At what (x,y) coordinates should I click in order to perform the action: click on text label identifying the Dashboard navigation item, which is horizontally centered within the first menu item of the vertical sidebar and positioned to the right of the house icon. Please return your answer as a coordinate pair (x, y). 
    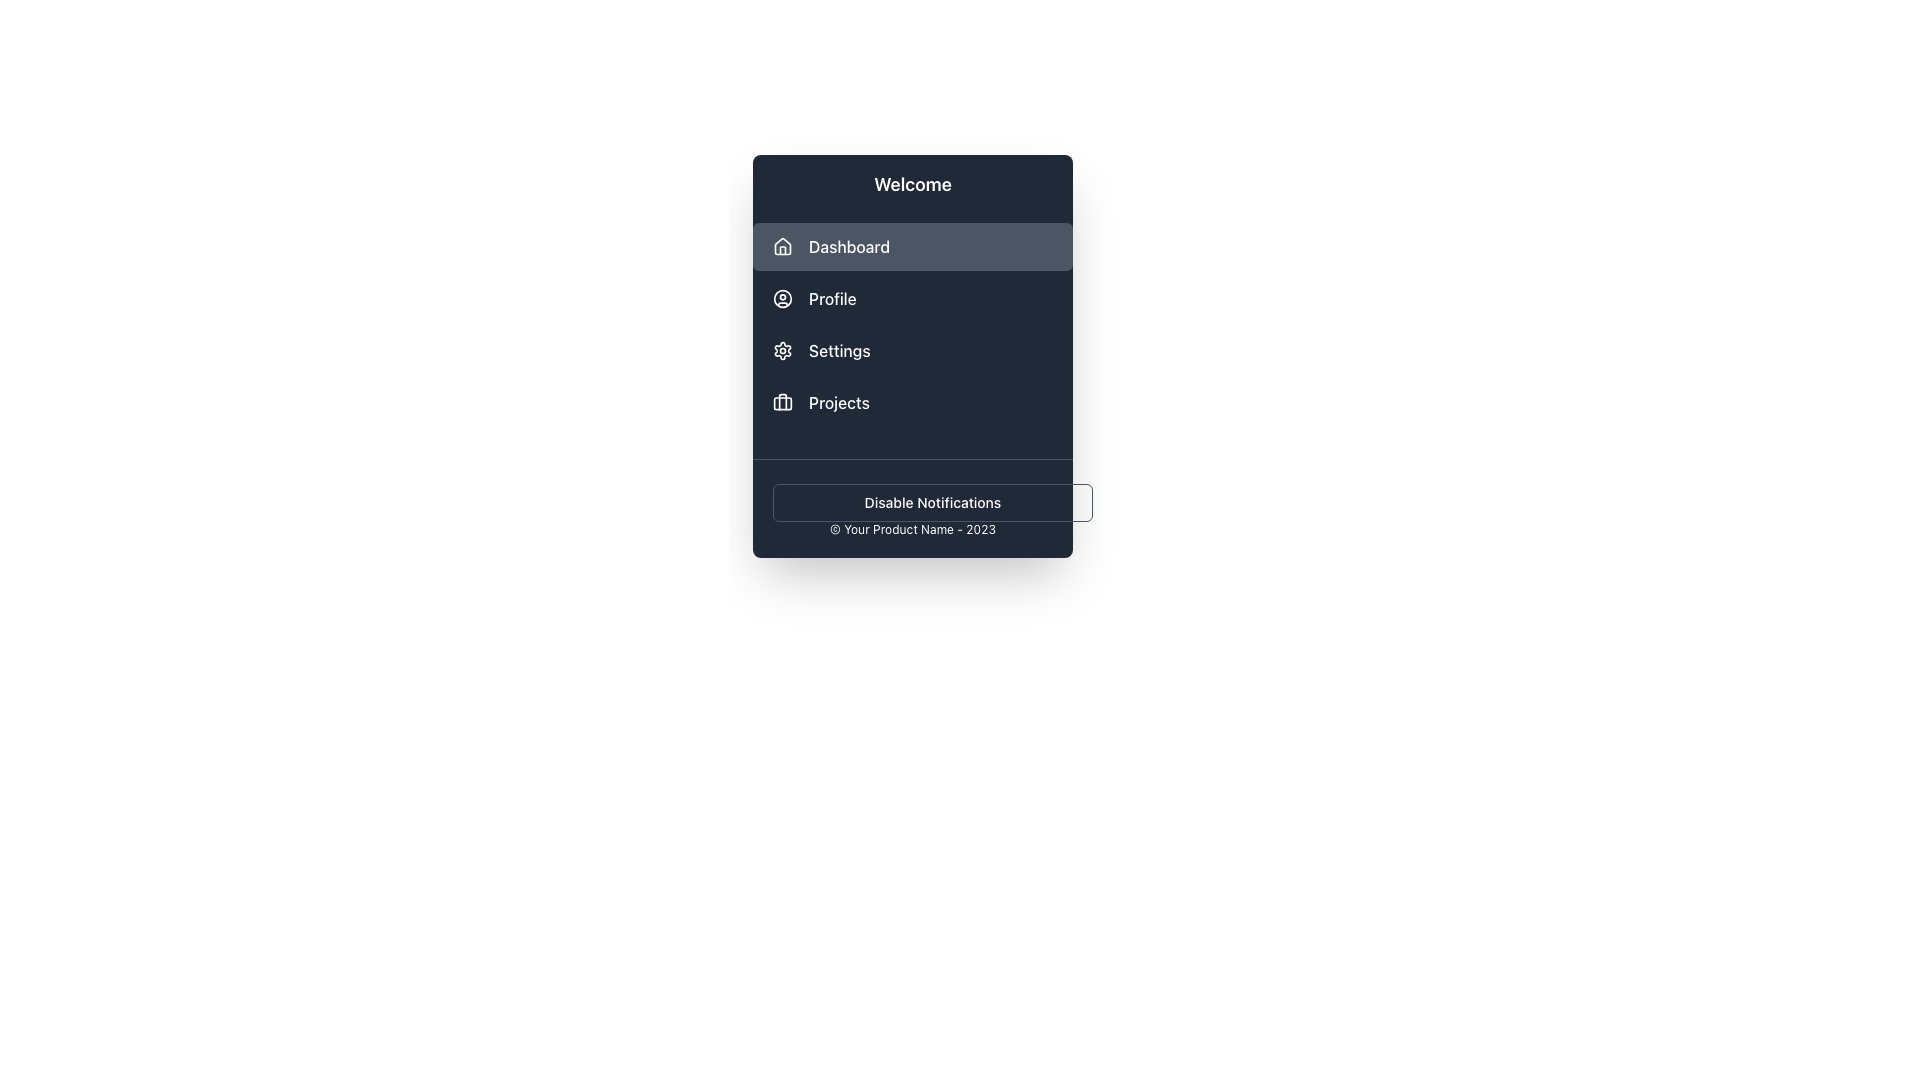
    Looking at the image, I should click on (849, 245).